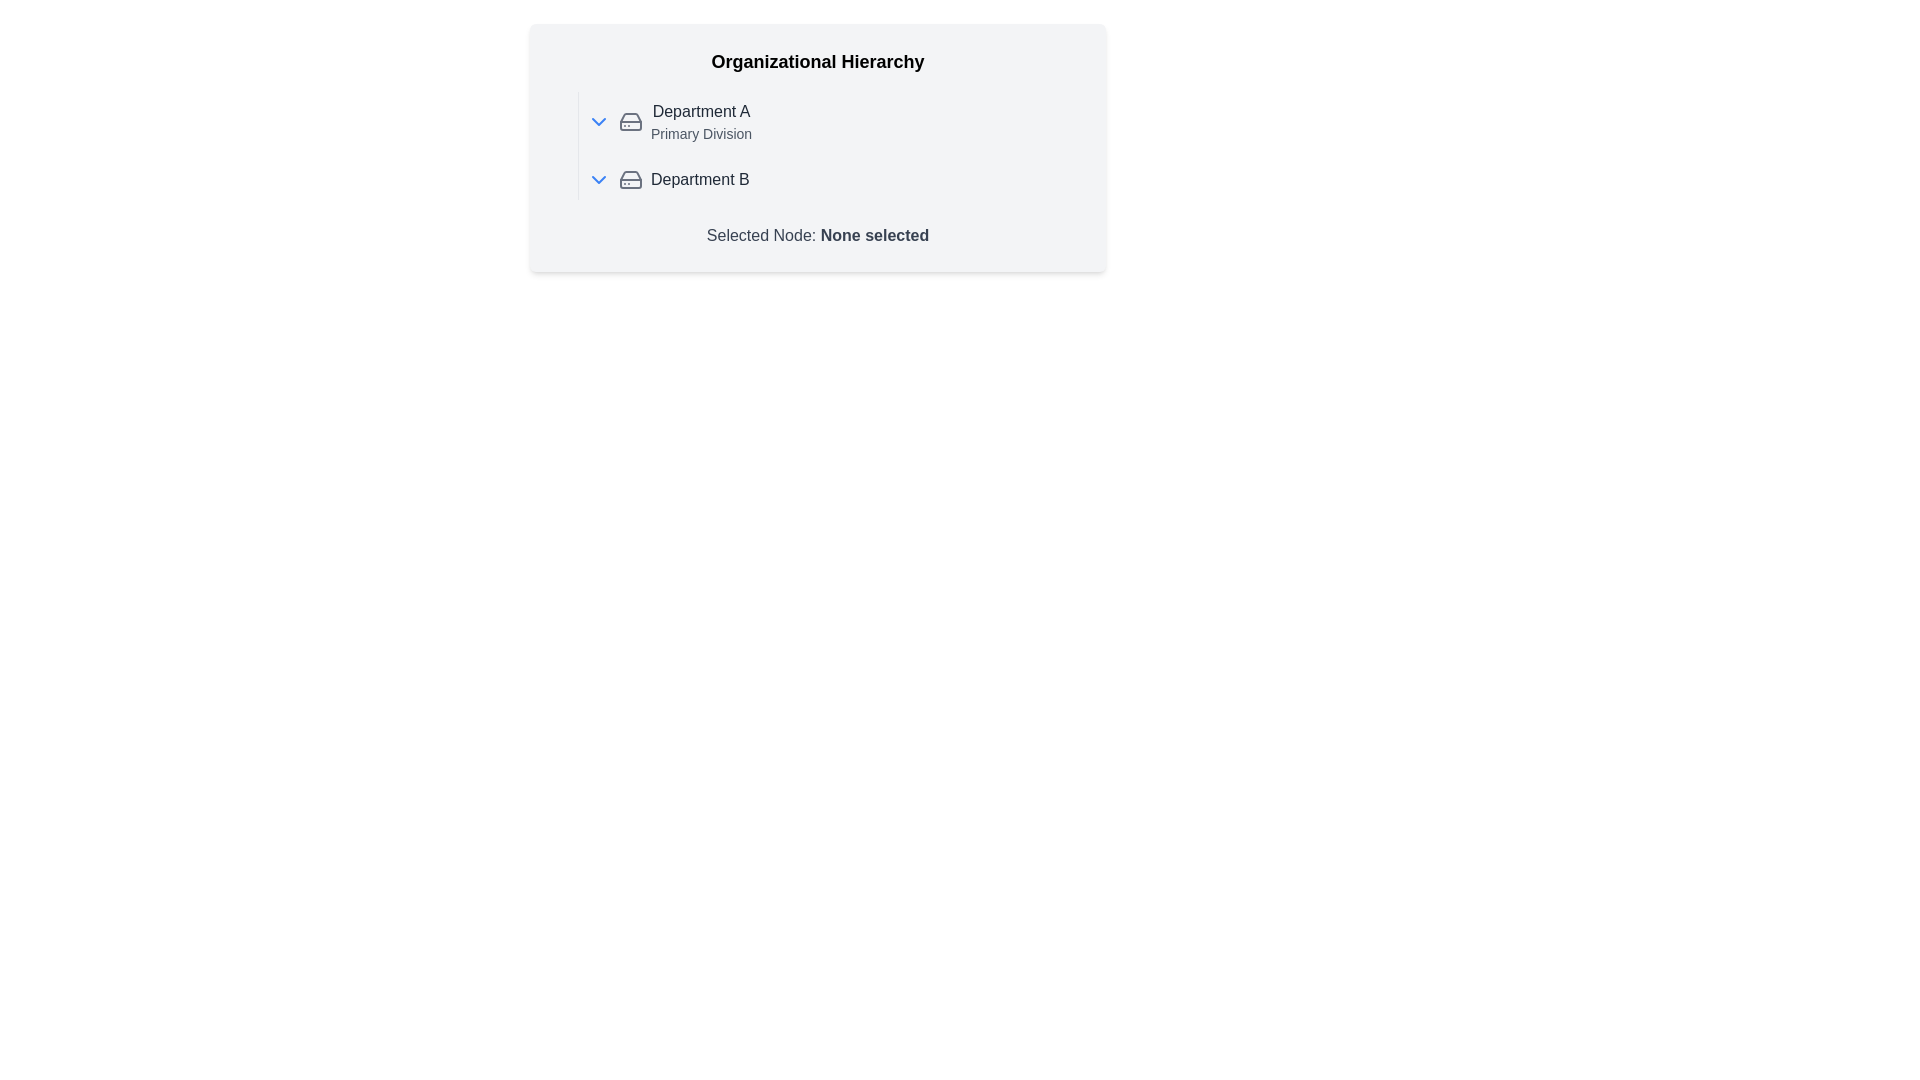  Describe the element at coordinates (598, 180) in the screenshot. I see `the chevron icon located to the left of the 'Department B' label` at that location.